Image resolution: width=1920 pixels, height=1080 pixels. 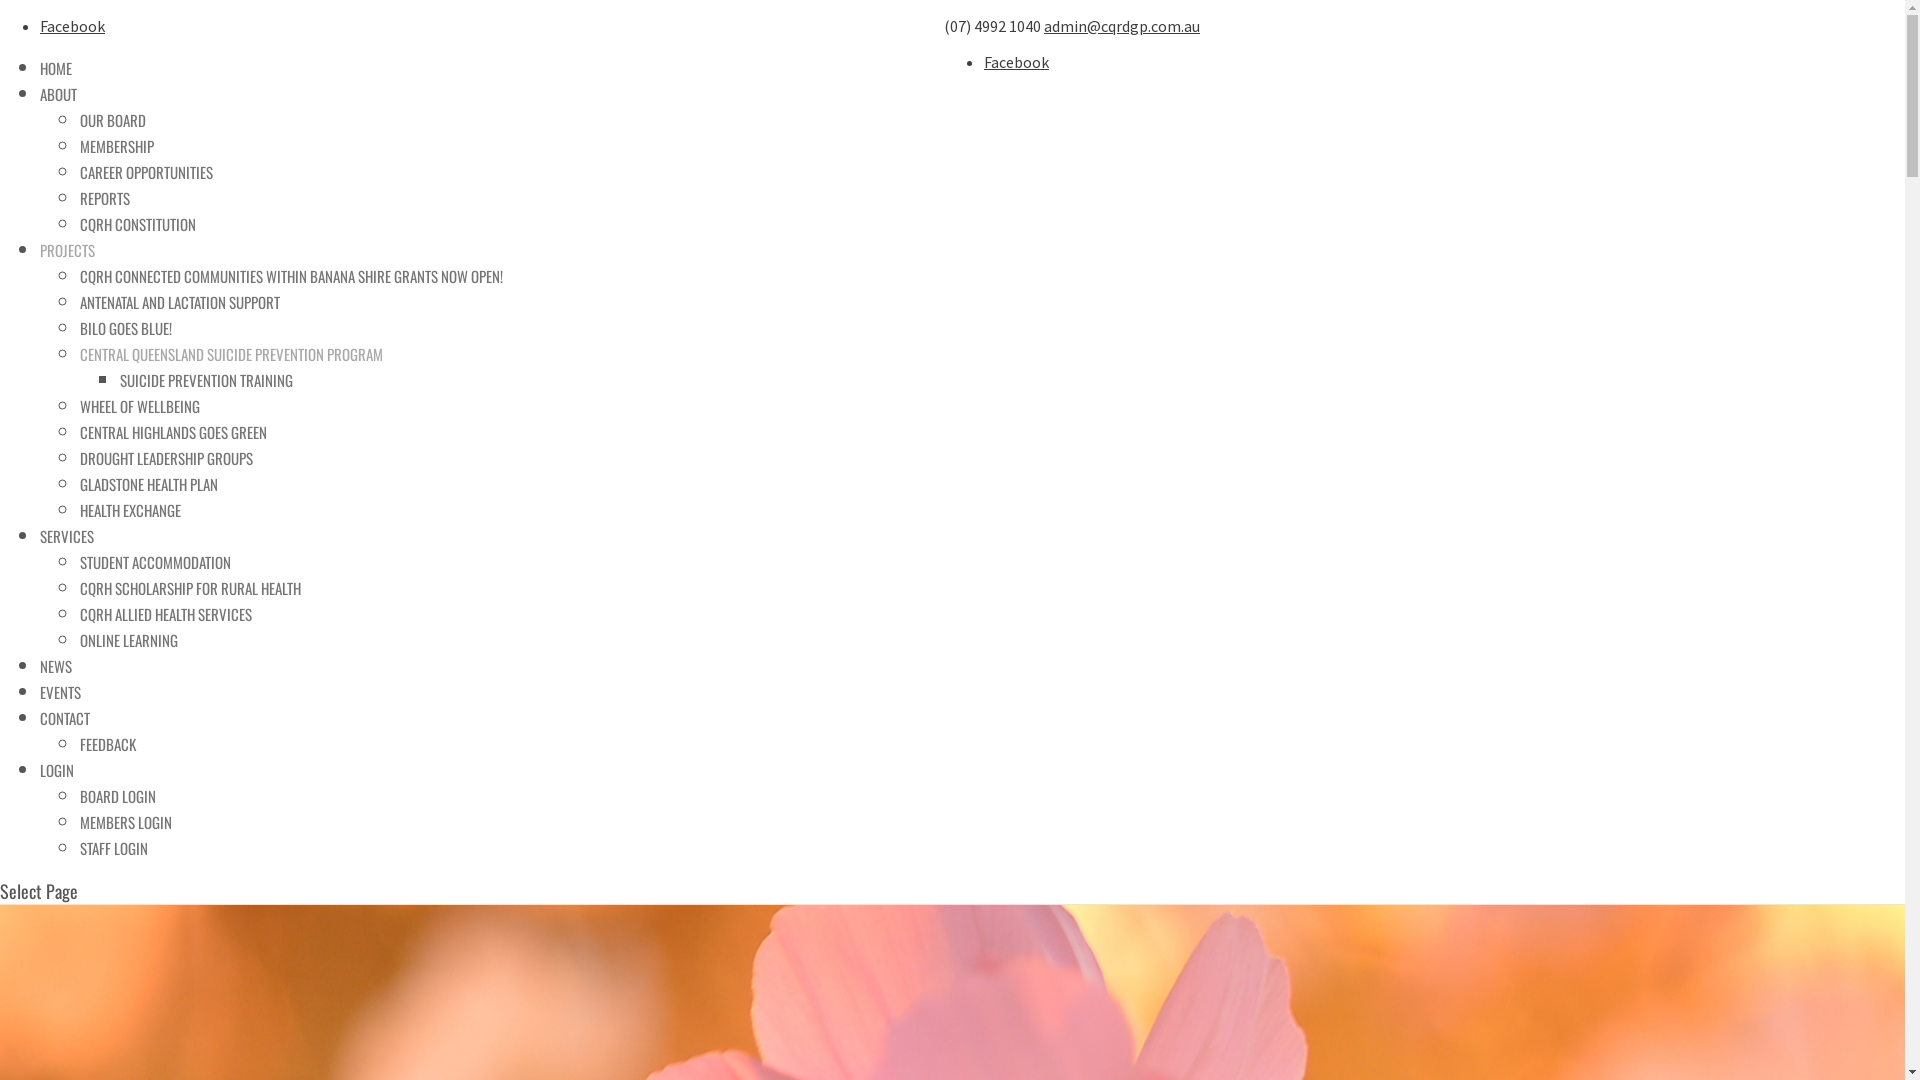 What do you see at coordinates (65, 716) in the screenshot?
I see `'CONTACT'` at bounding box center [65, 716].